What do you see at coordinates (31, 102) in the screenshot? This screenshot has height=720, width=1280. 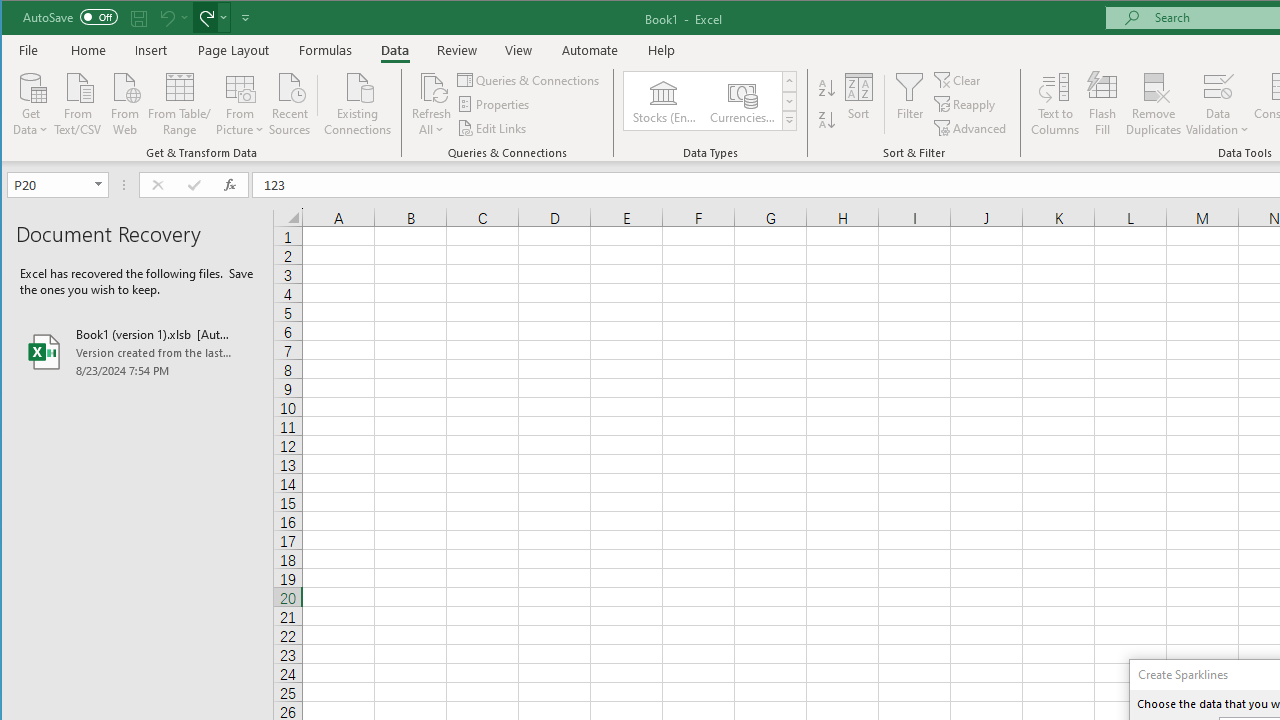 I see `'Get Data'` at bounding box center [31, 102].